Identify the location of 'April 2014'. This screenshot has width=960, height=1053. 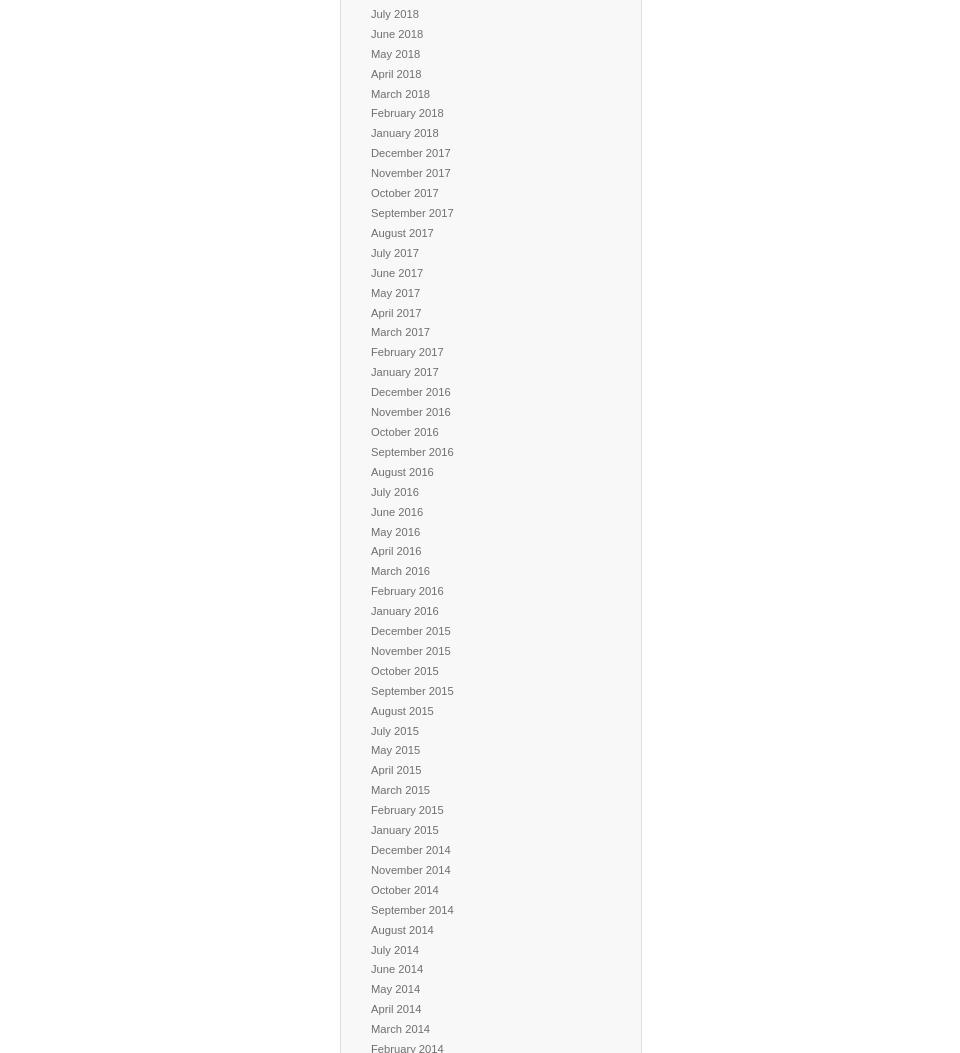
(370, 1007).